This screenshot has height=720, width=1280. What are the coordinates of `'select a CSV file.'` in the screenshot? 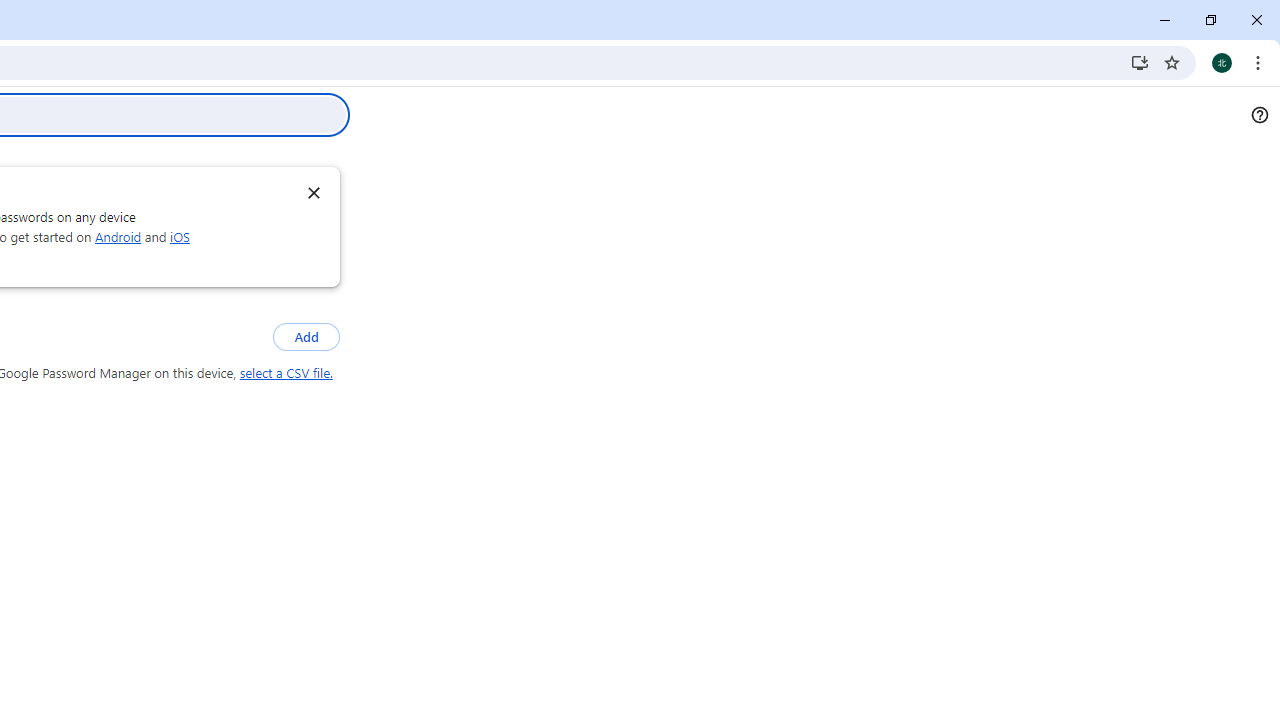 It's located at (285, 373).